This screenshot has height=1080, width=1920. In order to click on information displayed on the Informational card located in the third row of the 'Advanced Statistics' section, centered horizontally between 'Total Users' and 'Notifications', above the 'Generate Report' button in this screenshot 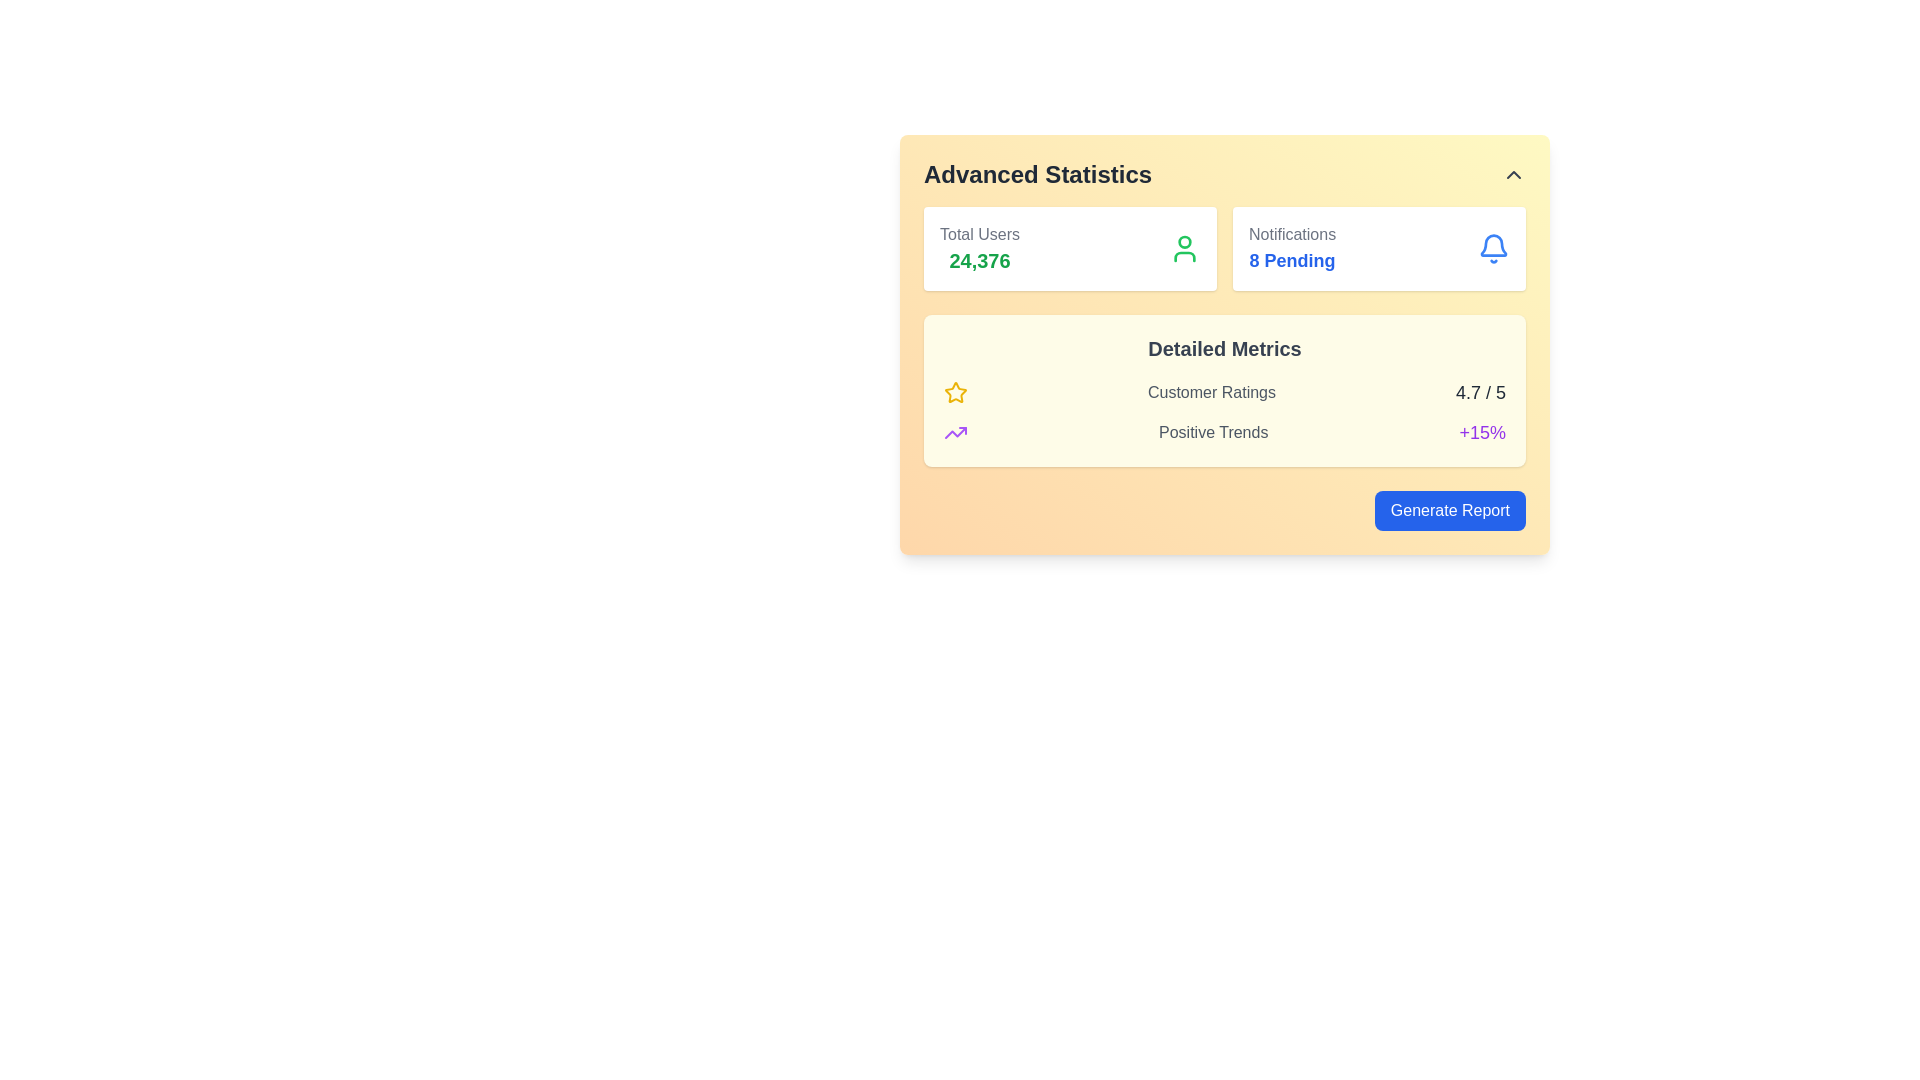, I will do `click(1223, 390)`.